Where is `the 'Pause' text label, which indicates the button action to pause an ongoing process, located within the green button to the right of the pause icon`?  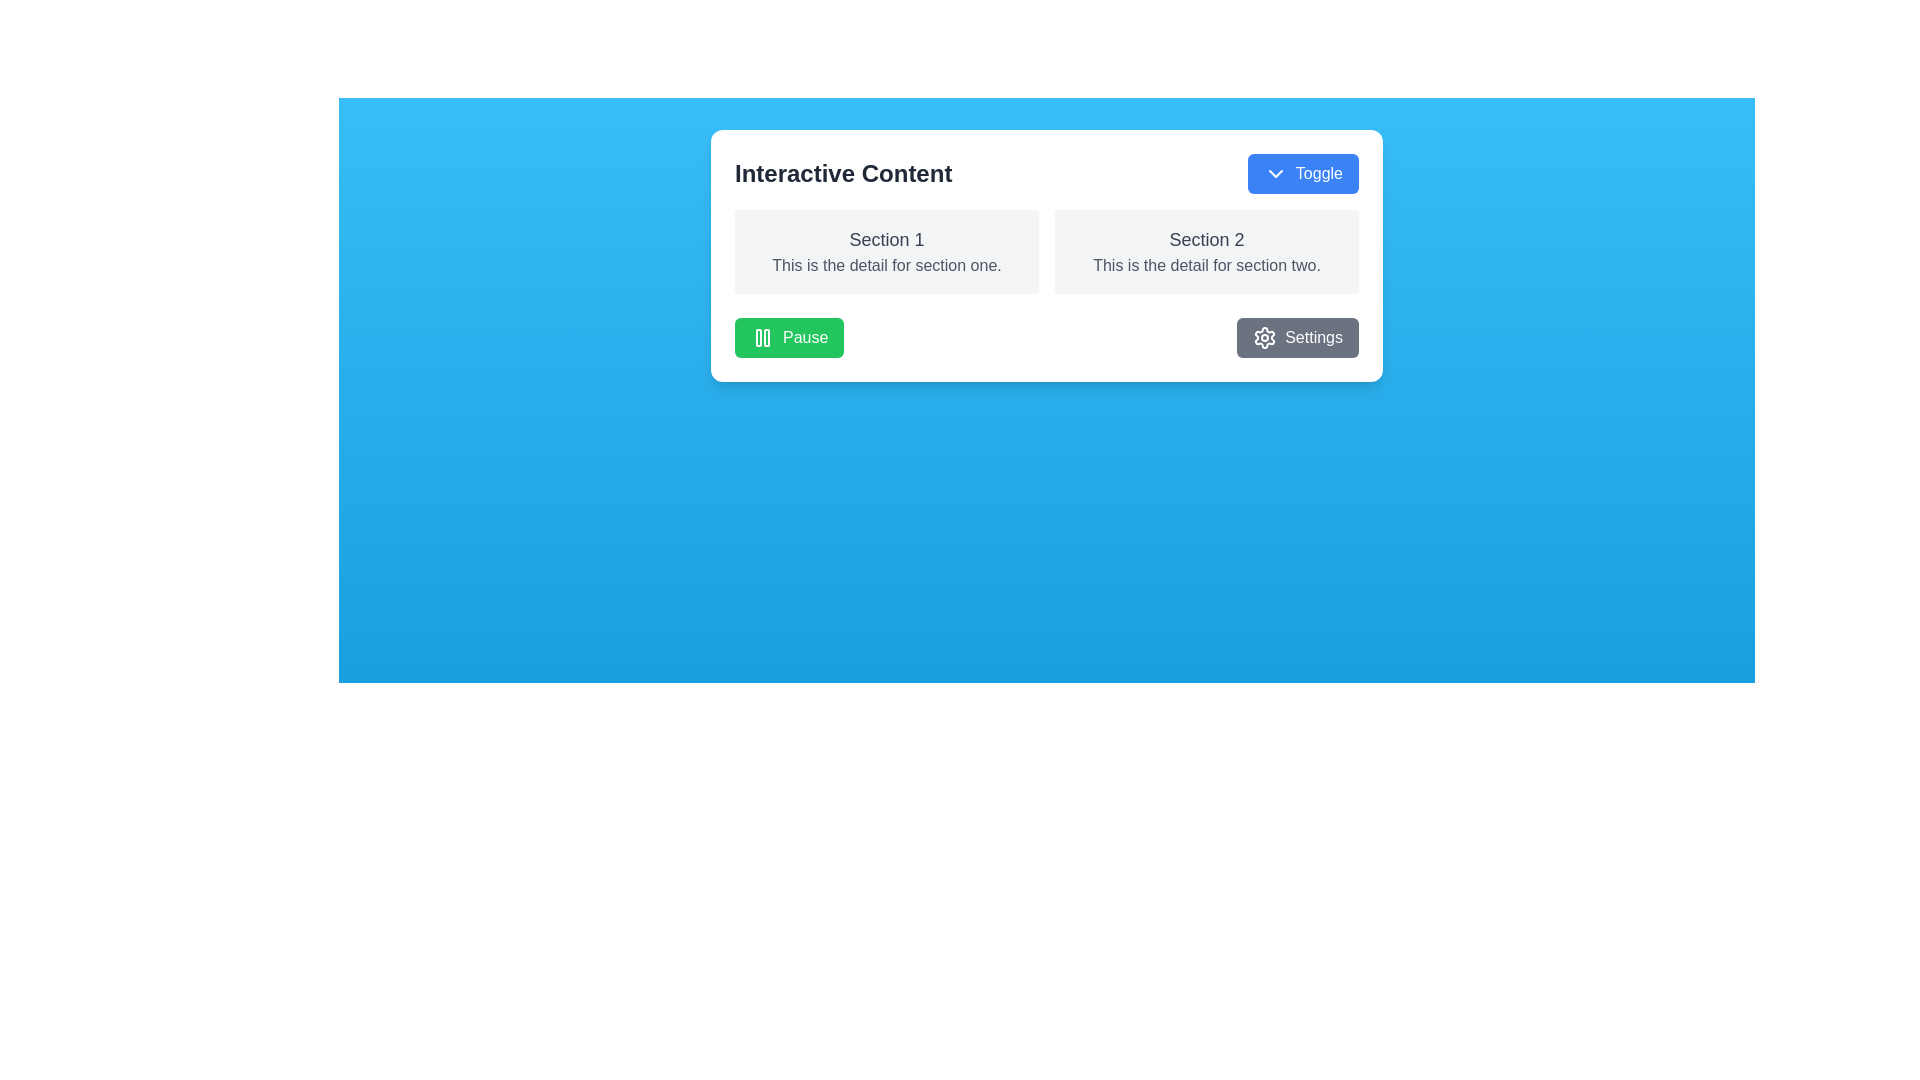 the 'Pause' text label, which indicates the button action to pause an ongoing process, located within the green button to the right of the pause icon is located at coordinates (805, 337).